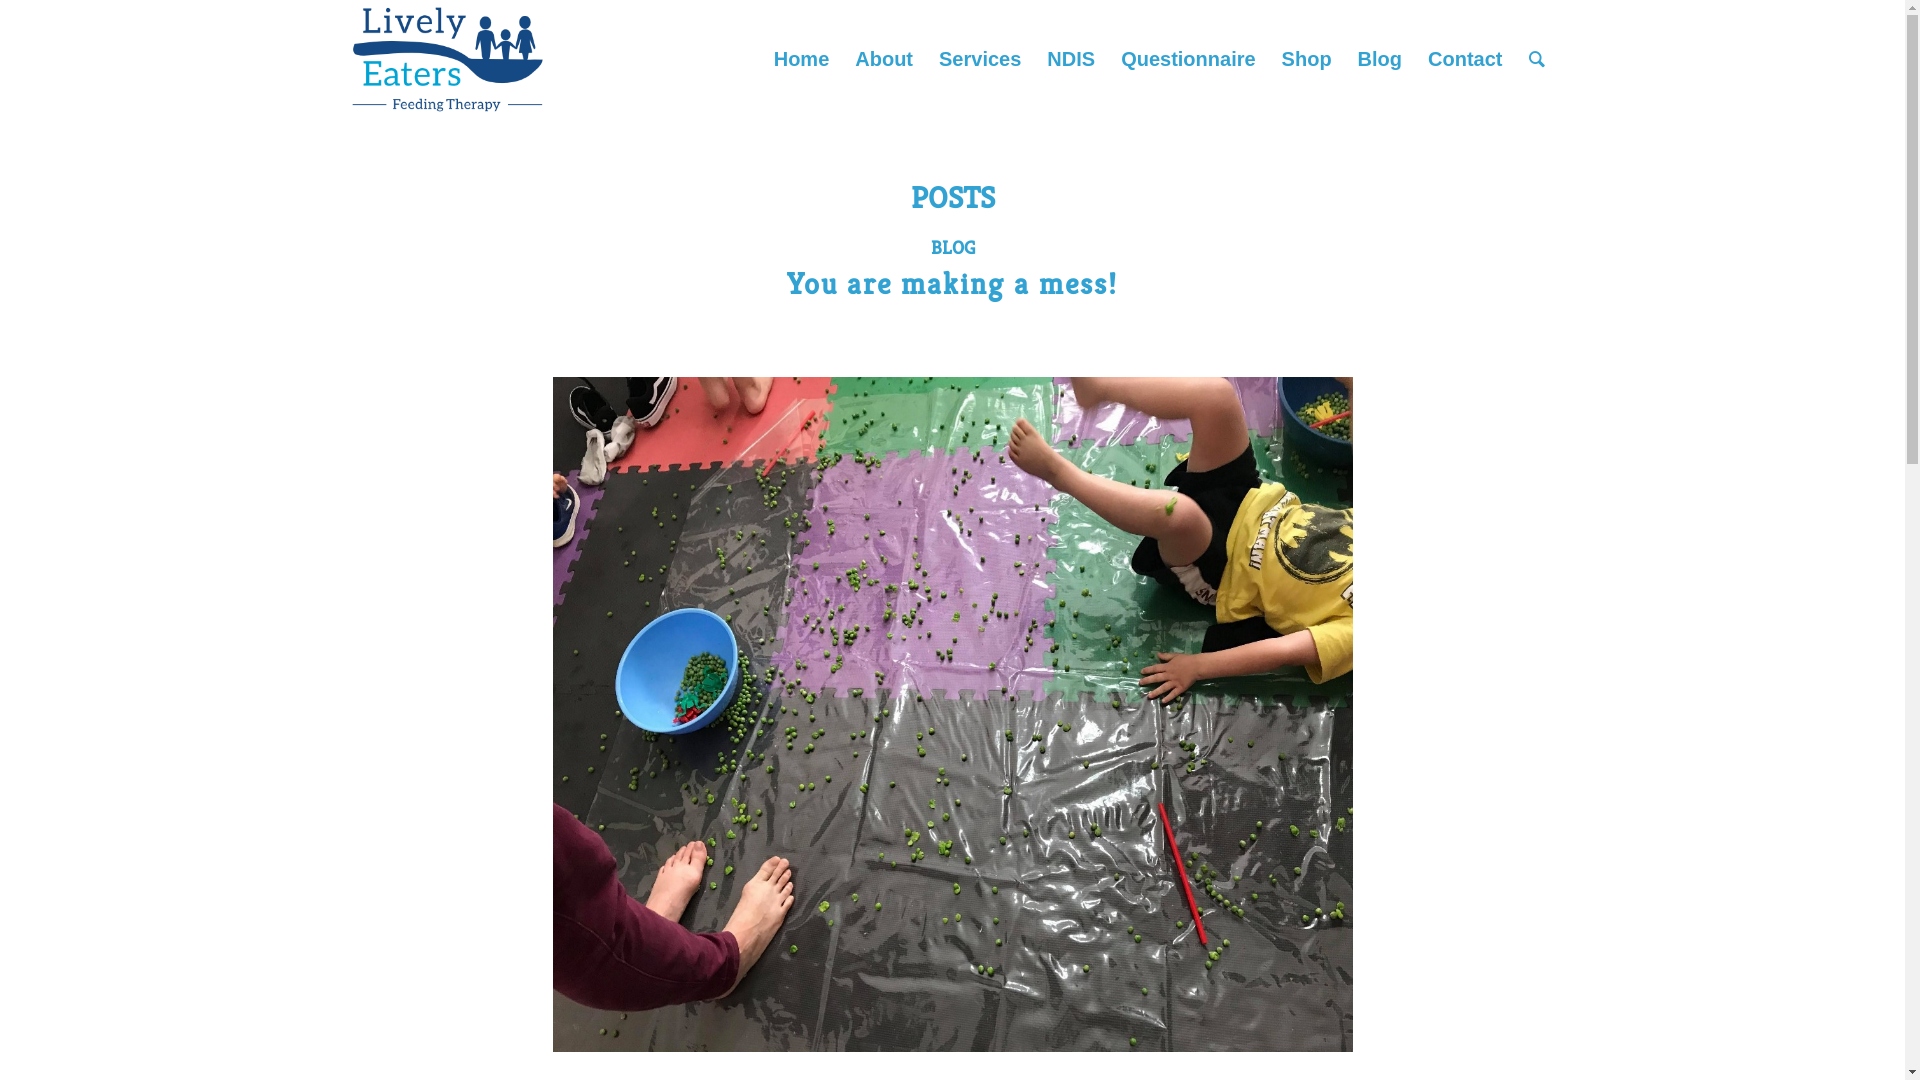 The height and width of the screenshot is (1080, 1920). What do you see at coordinates (1069, 57) in the screenshot?
I see `'NDIS'` at bounding box center [1069, 57].